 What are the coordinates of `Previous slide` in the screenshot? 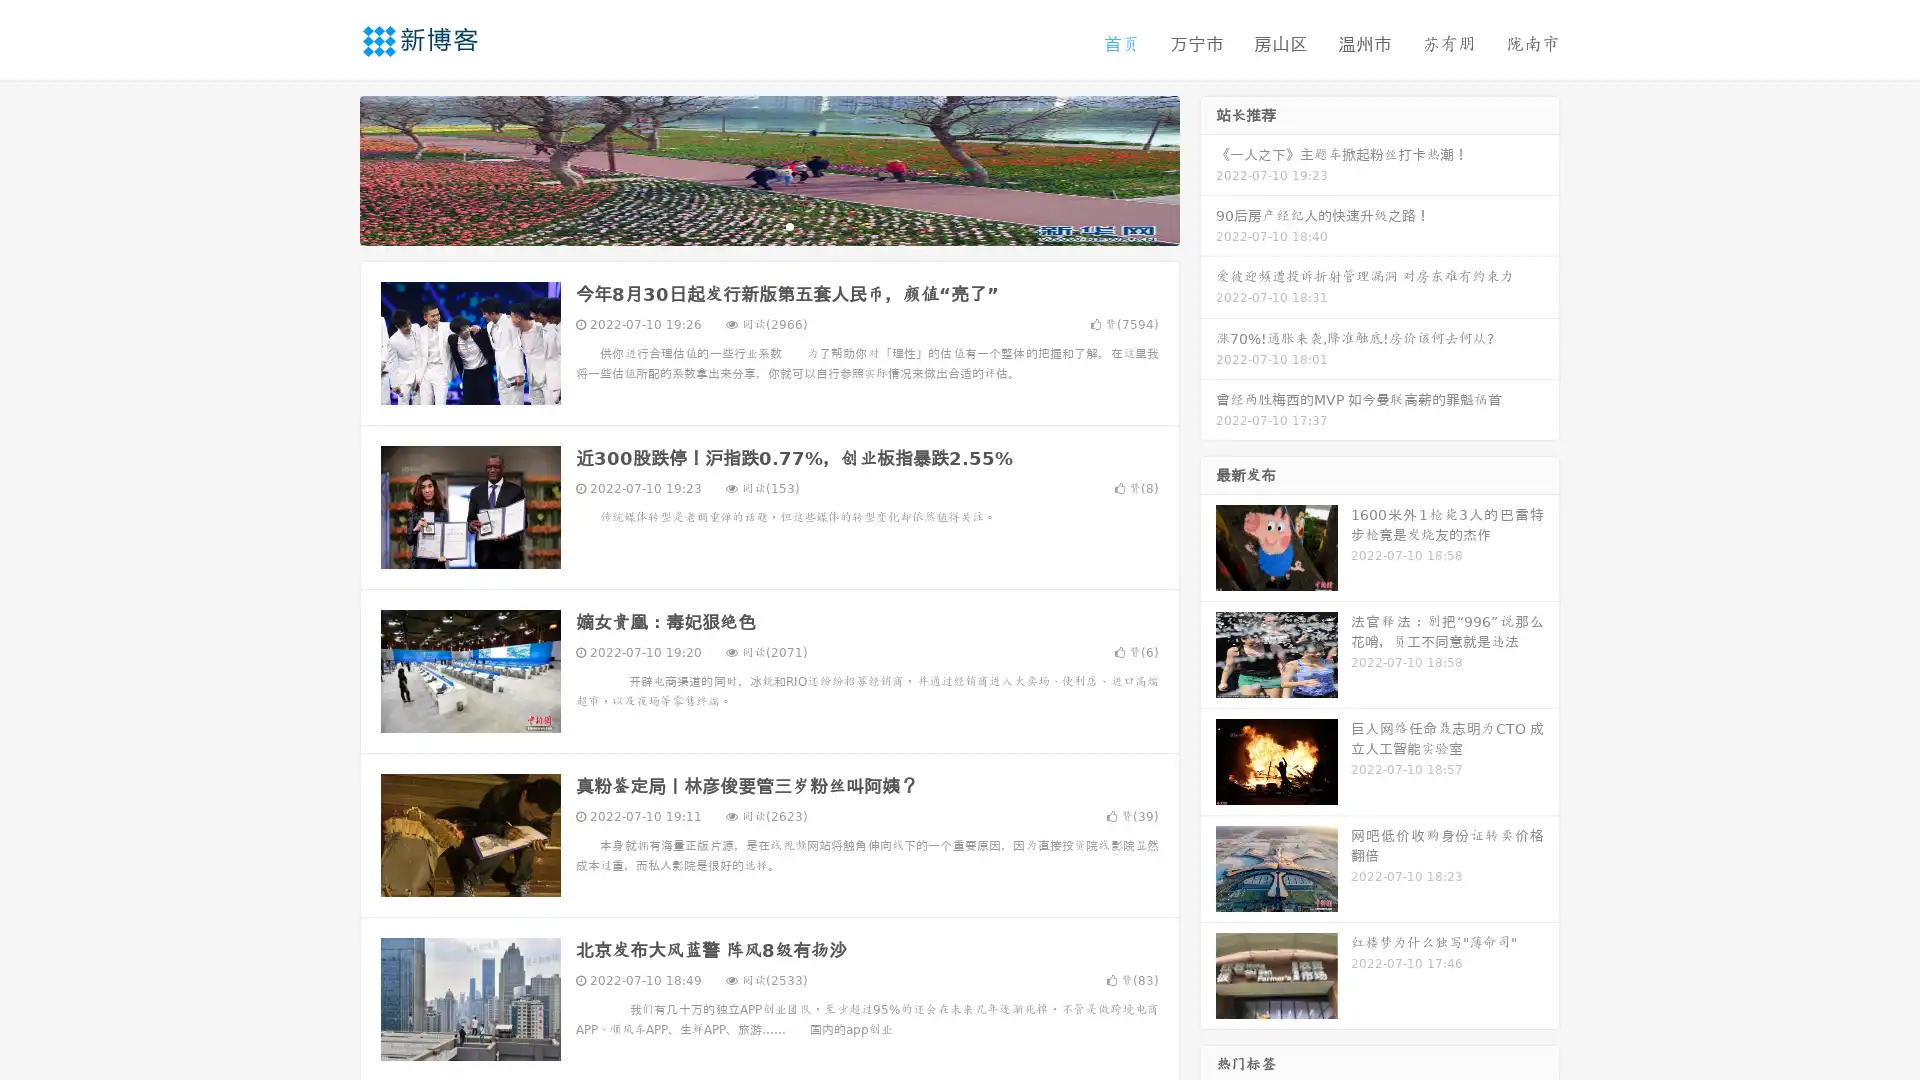 It's located at (330, 168).